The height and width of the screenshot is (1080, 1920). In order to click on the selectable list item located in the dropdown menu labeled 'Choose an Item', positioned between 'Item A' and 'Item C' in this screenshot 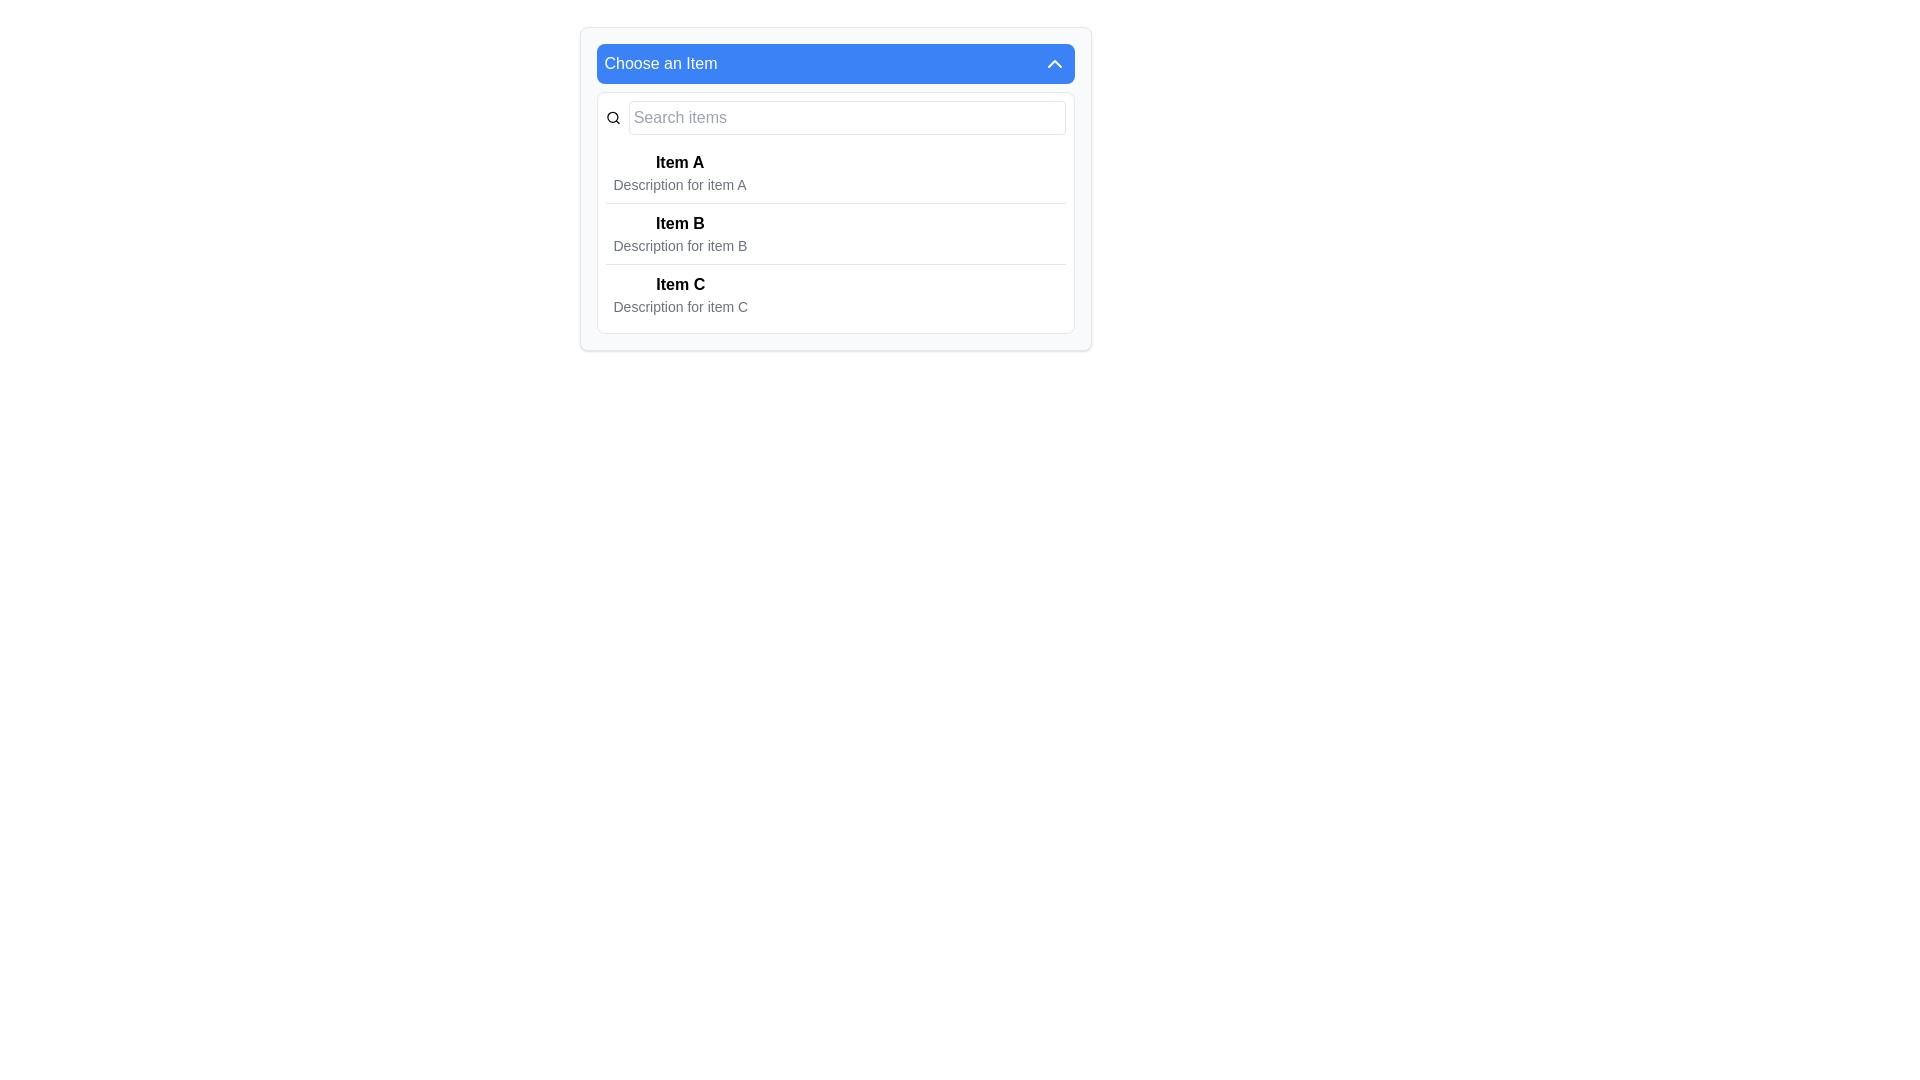, I will do `click(835, 232)`.